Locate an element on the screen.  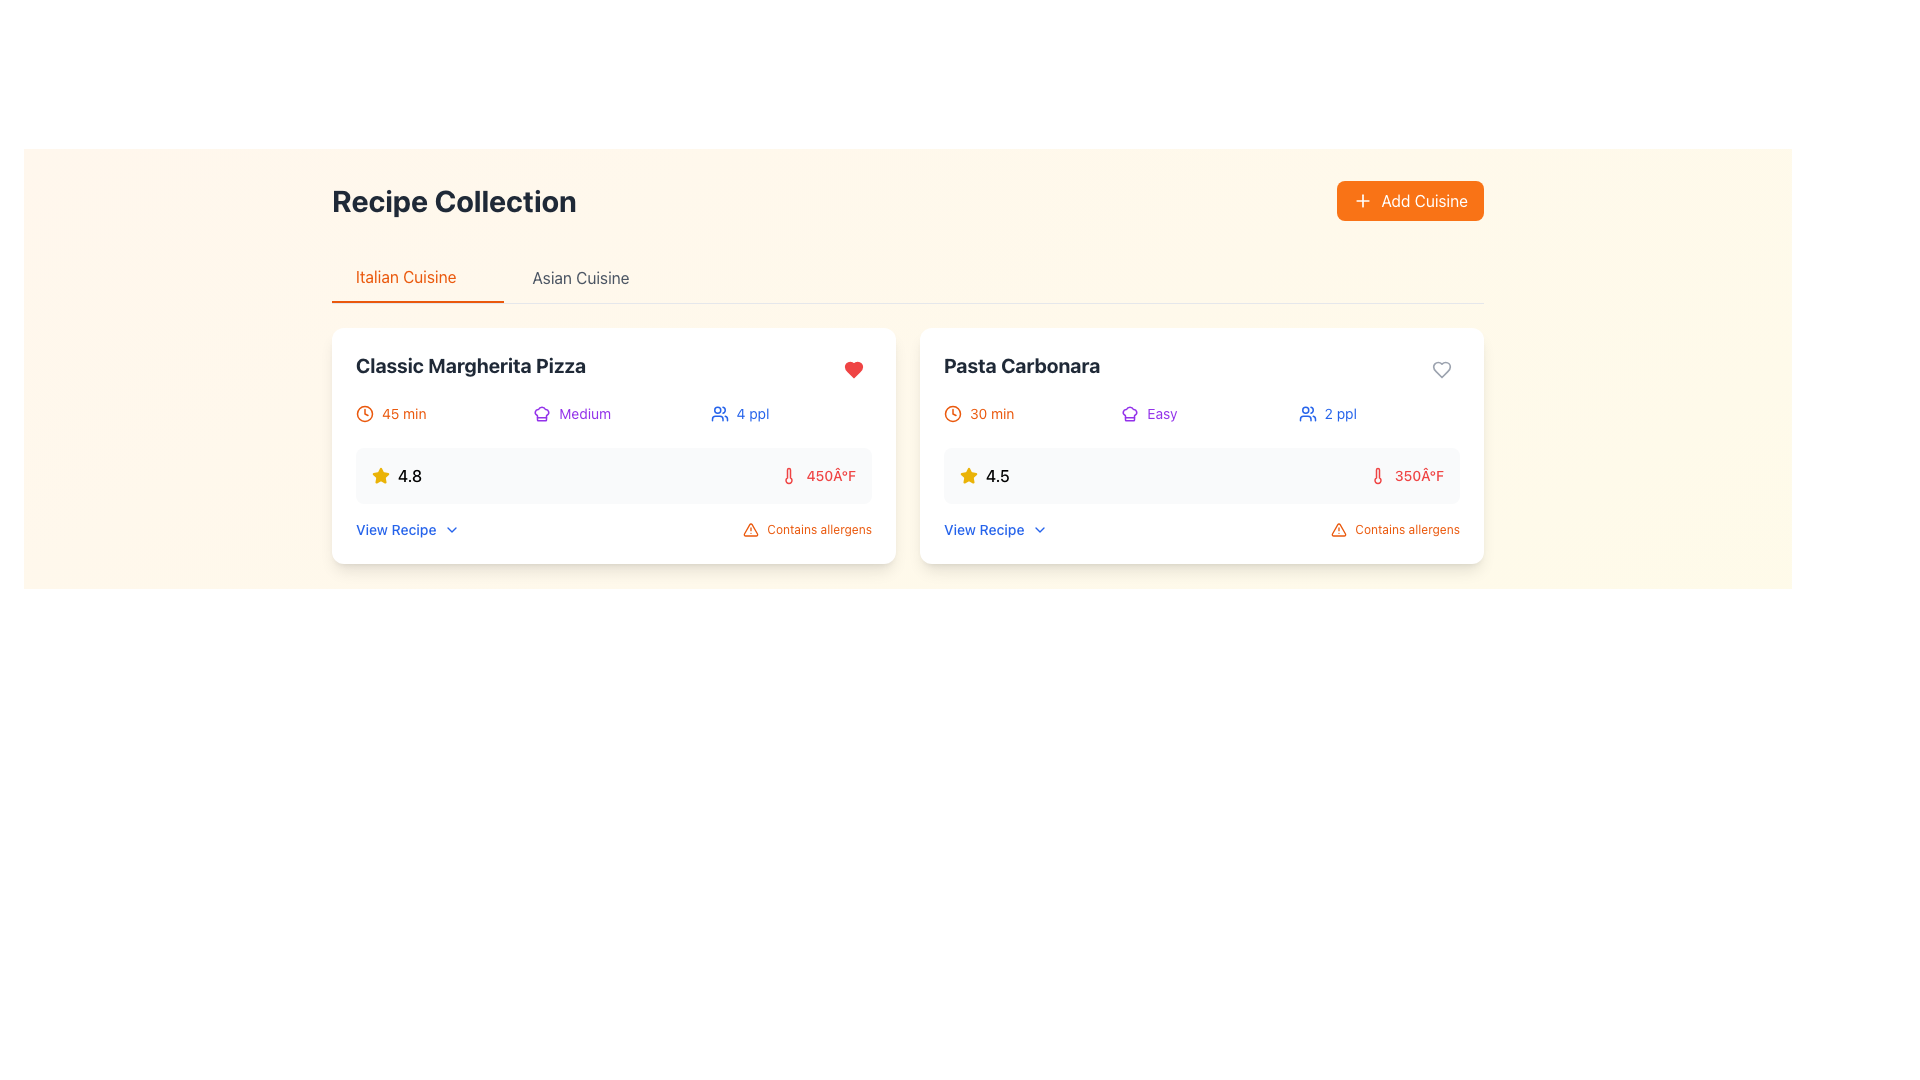
the yellow star-shaped icon that signifies a rating of '4.5', located to the left of the numerical rating in the 'Pasta Carbonara' card is located at coordinates (969, 475).